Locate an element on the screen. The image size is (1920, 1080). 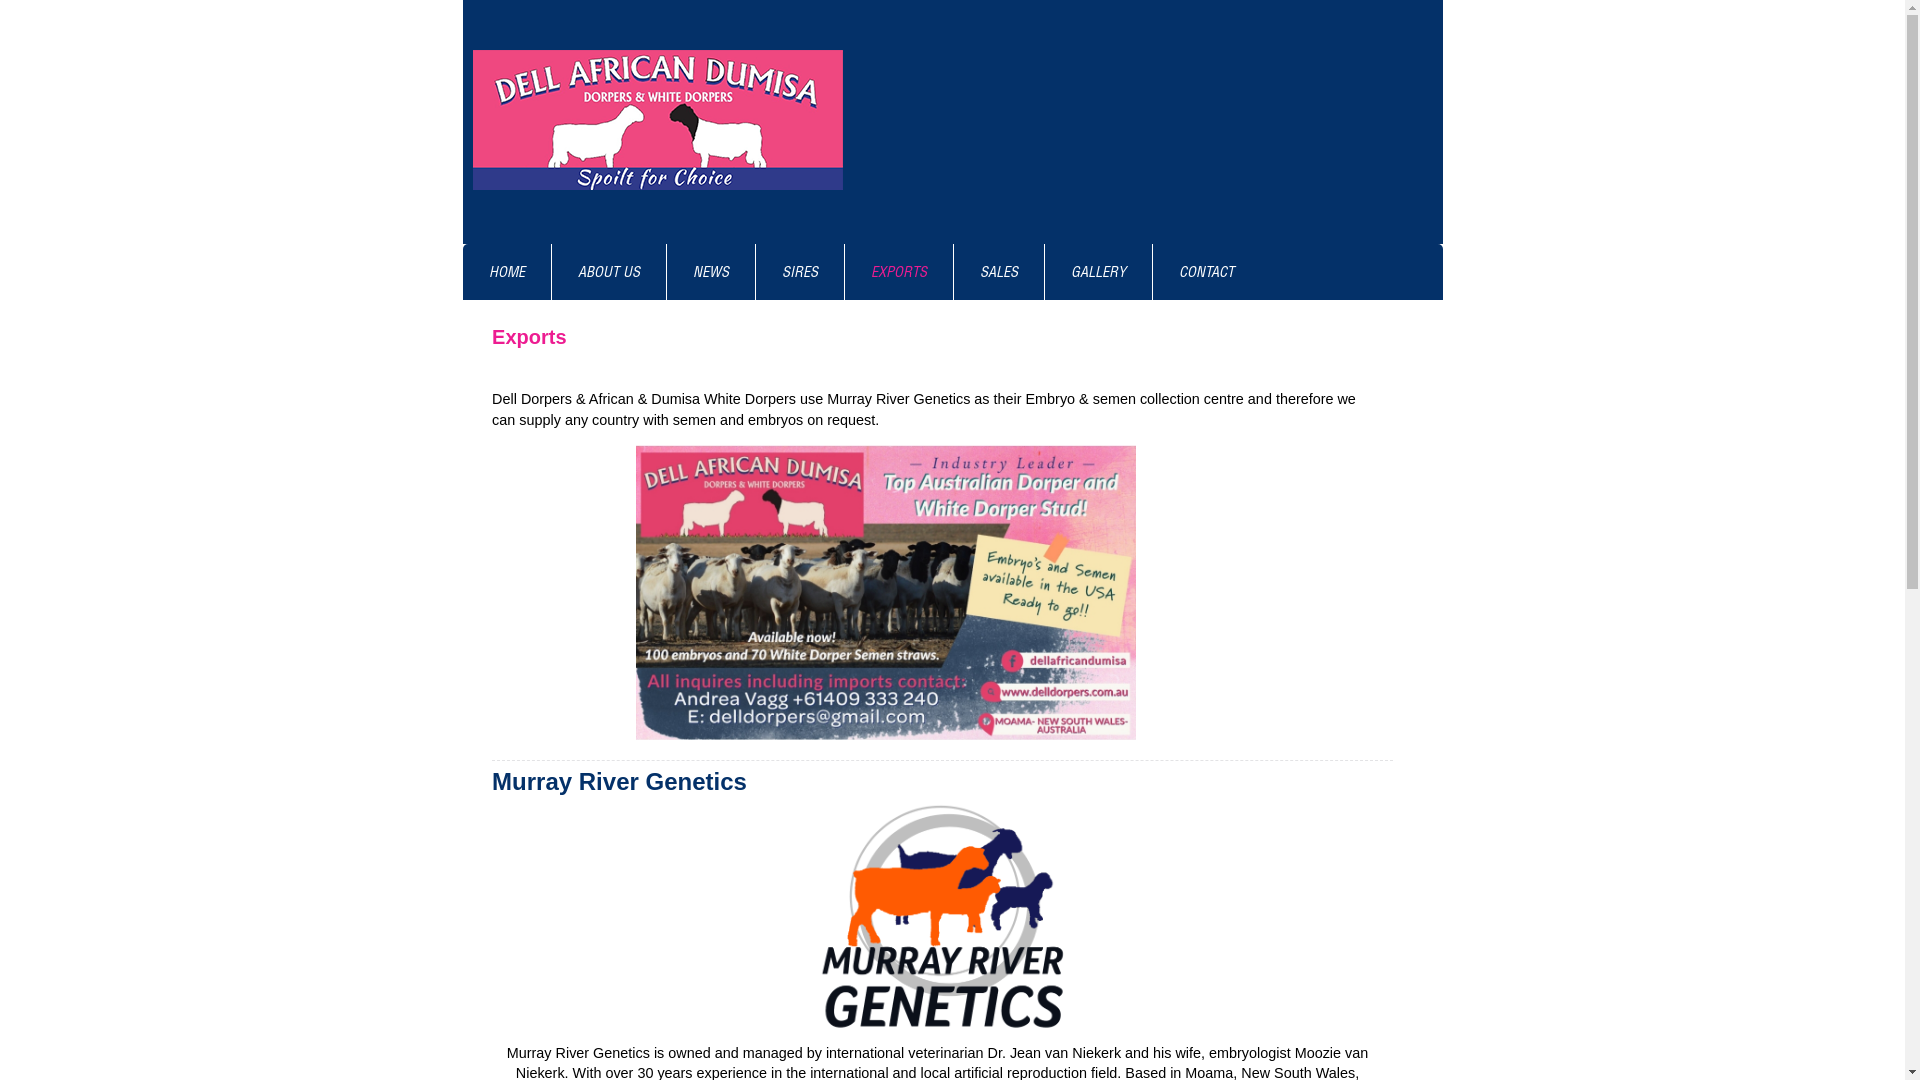
'SIRES' is located at coordinates (800, 272).